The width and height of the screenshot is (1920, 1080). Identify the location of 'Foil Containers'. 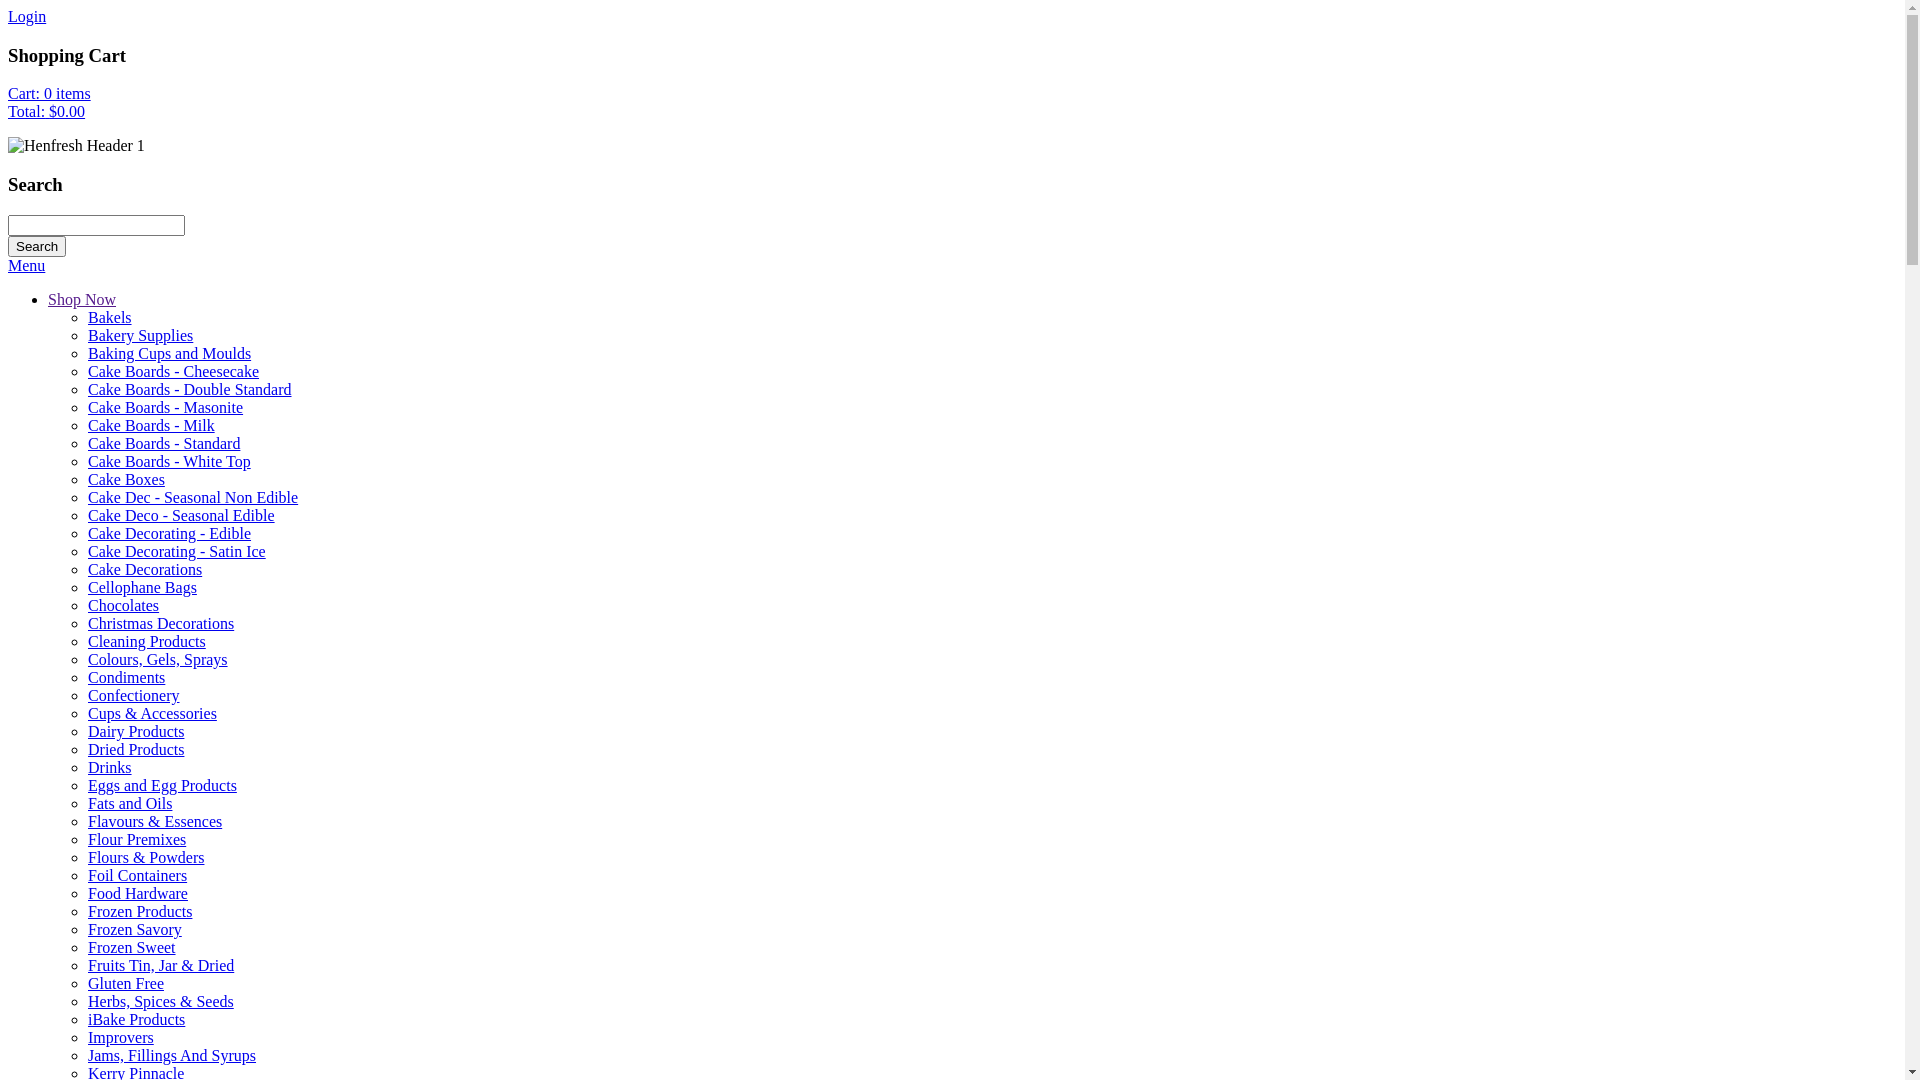
(86, 874).